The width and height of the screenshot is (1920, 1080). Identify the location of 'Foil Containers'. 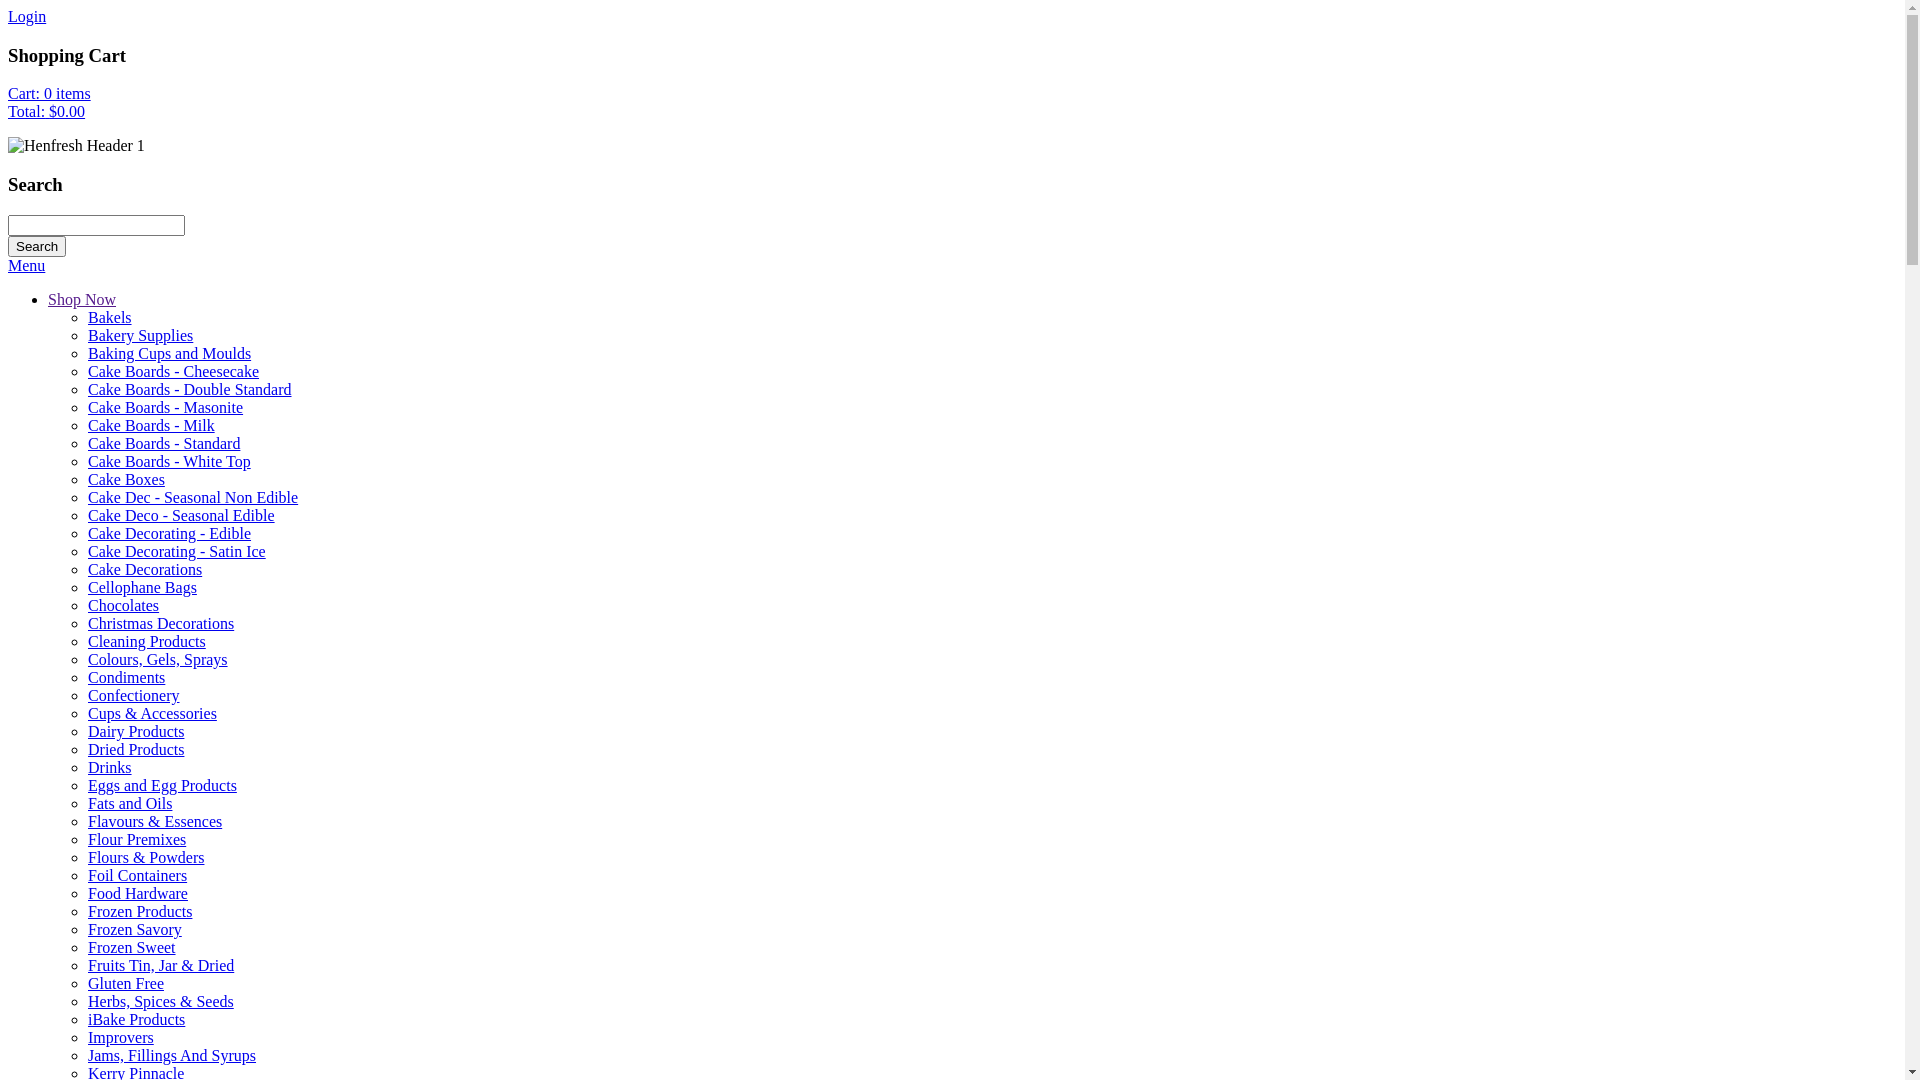
(86, 874).